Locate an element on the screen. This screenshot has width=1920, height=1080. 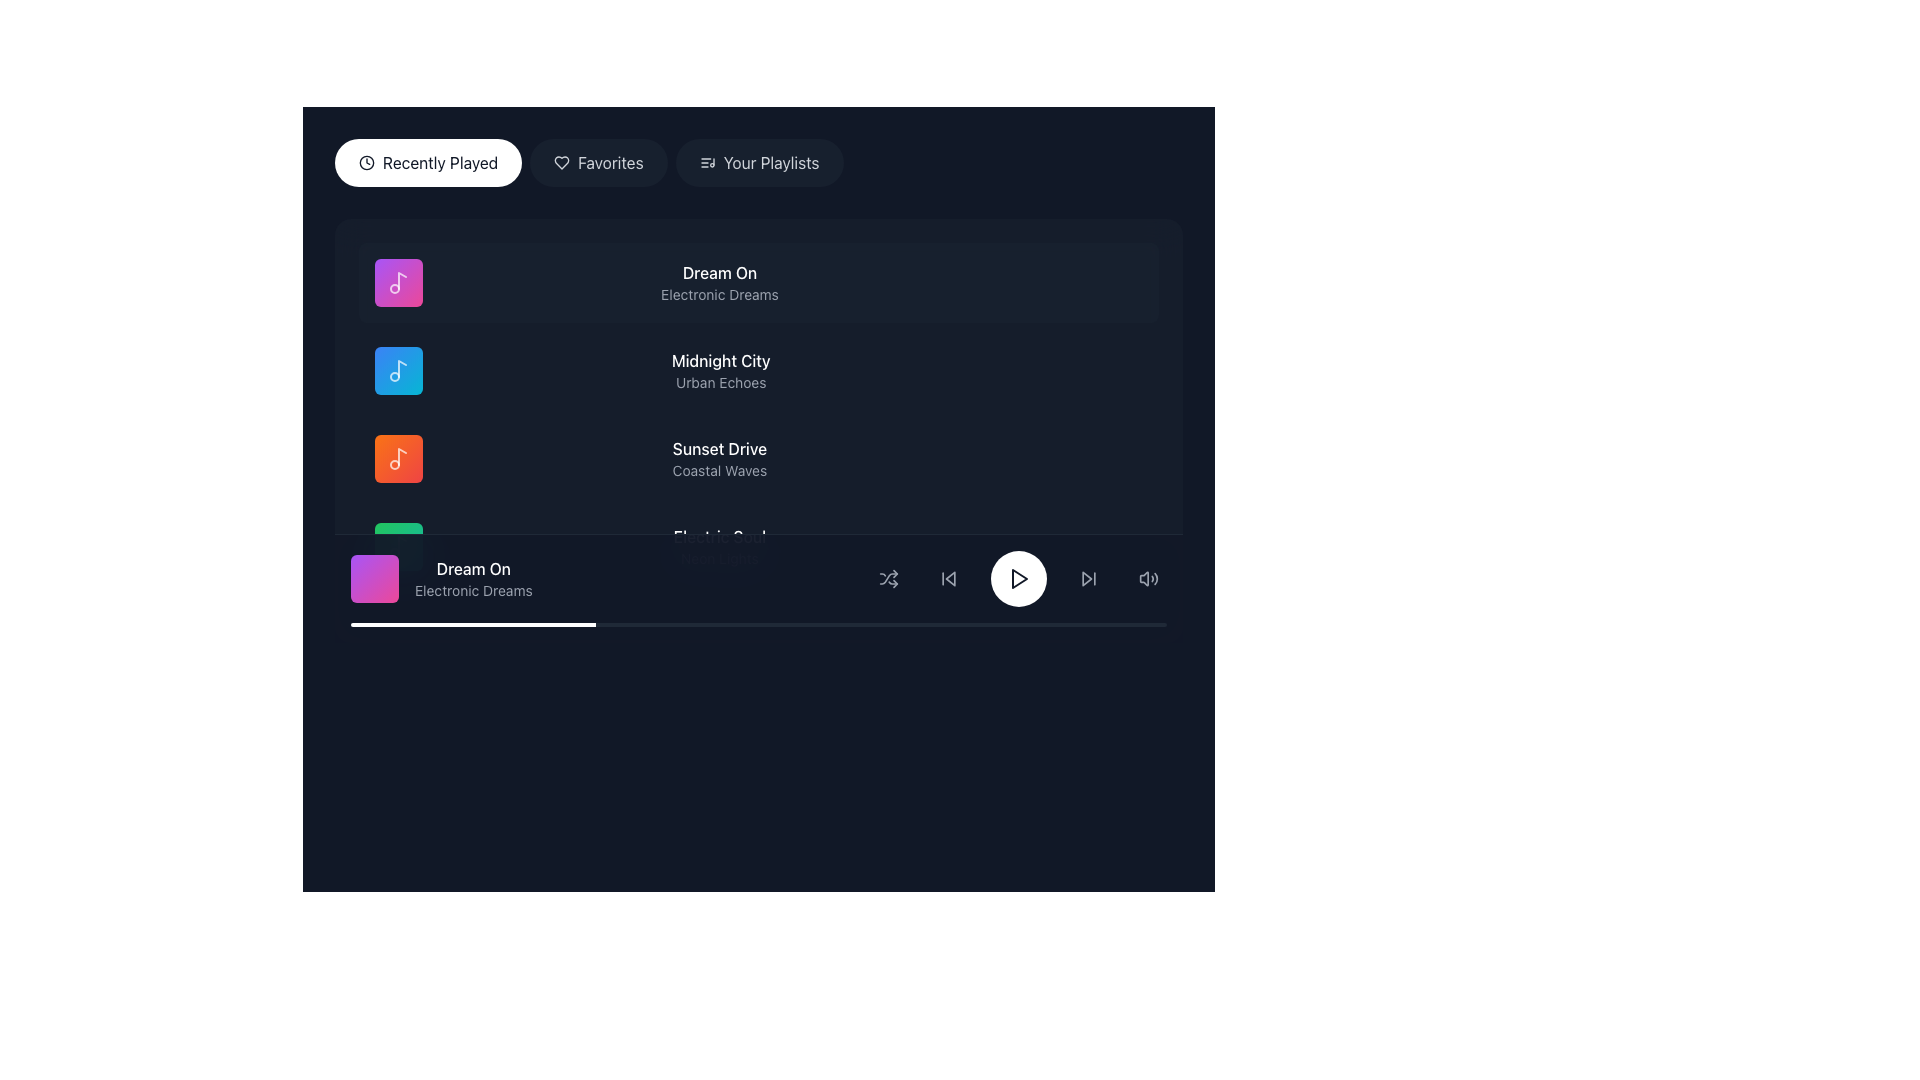
the heart-shaped icon in the 'Favorites' button, which is styled in line art and is located to the left of the 'Favorites' text label is located at coordinates (561, 161).